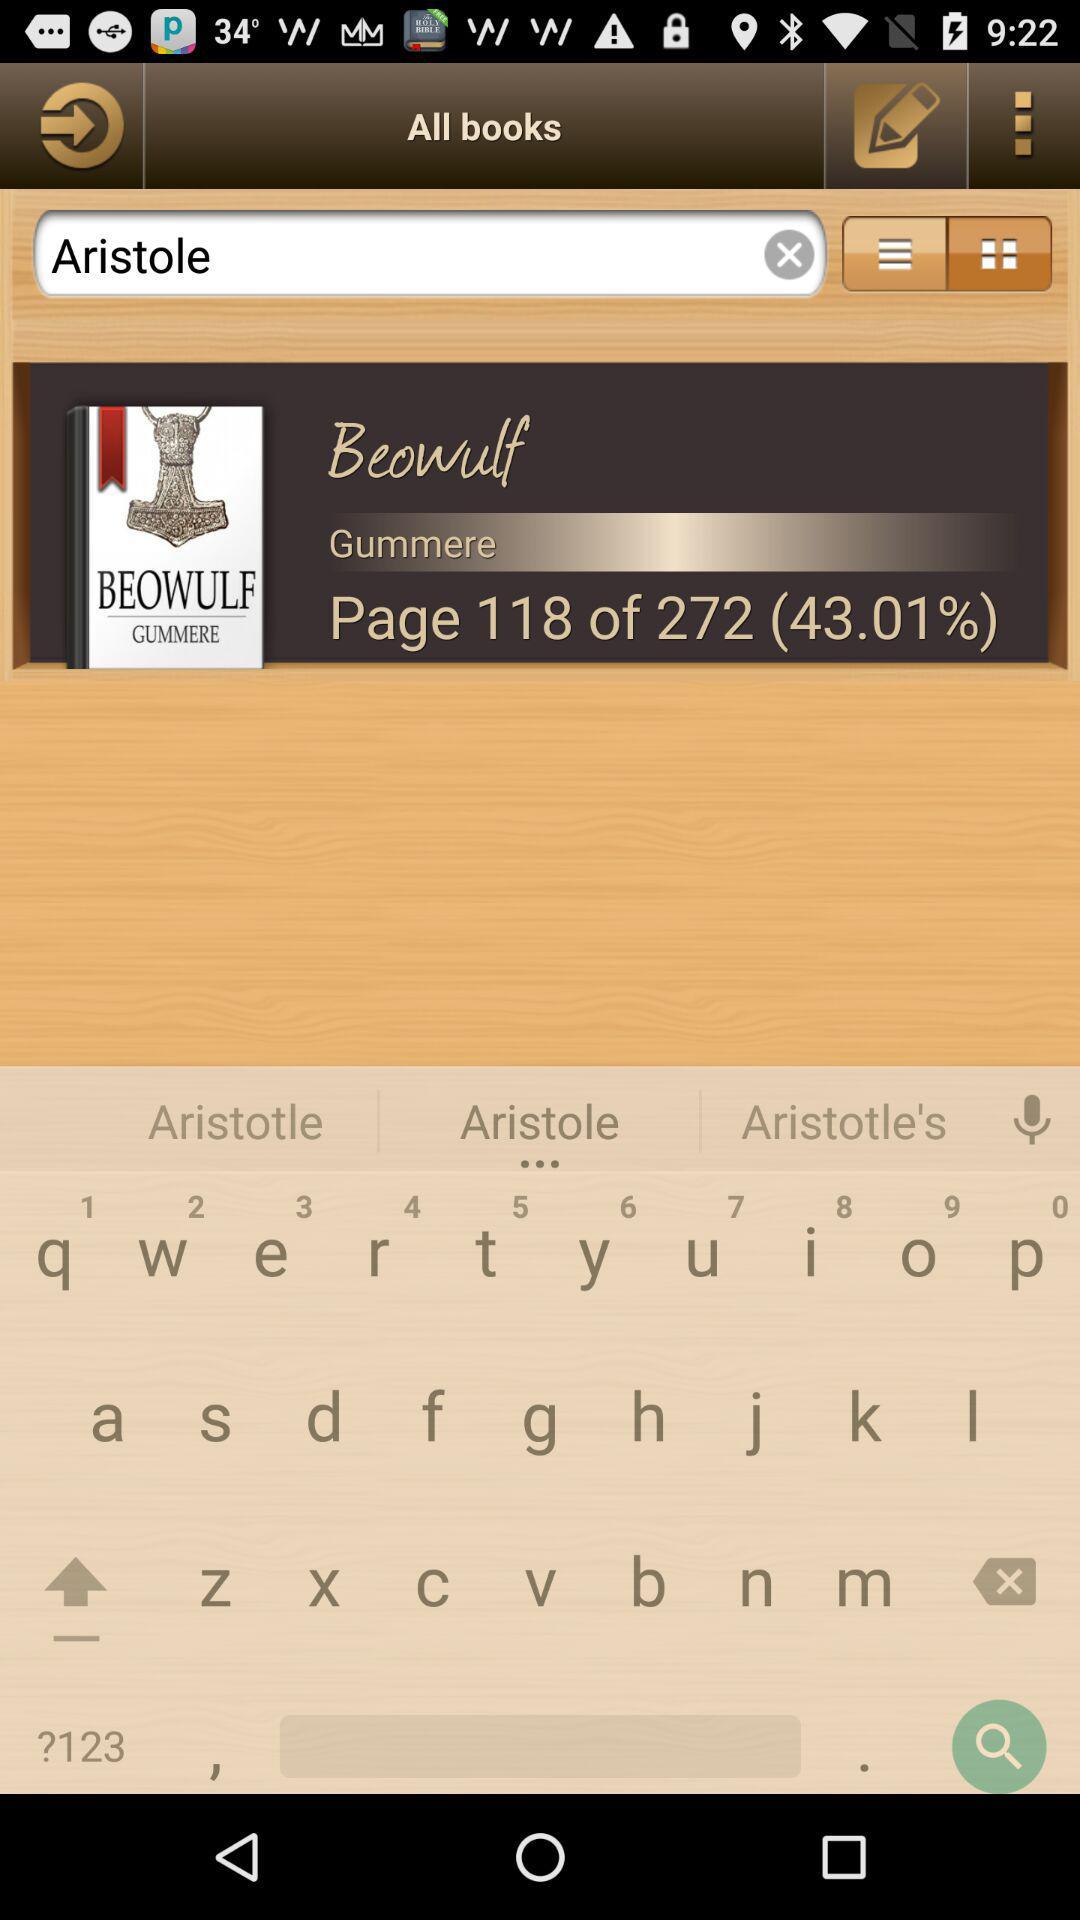 The width and height of the screenshot is (1080, 1920). Describe the element at coordinates (1024, 124) in the screenshot. I see `open options` at that location.